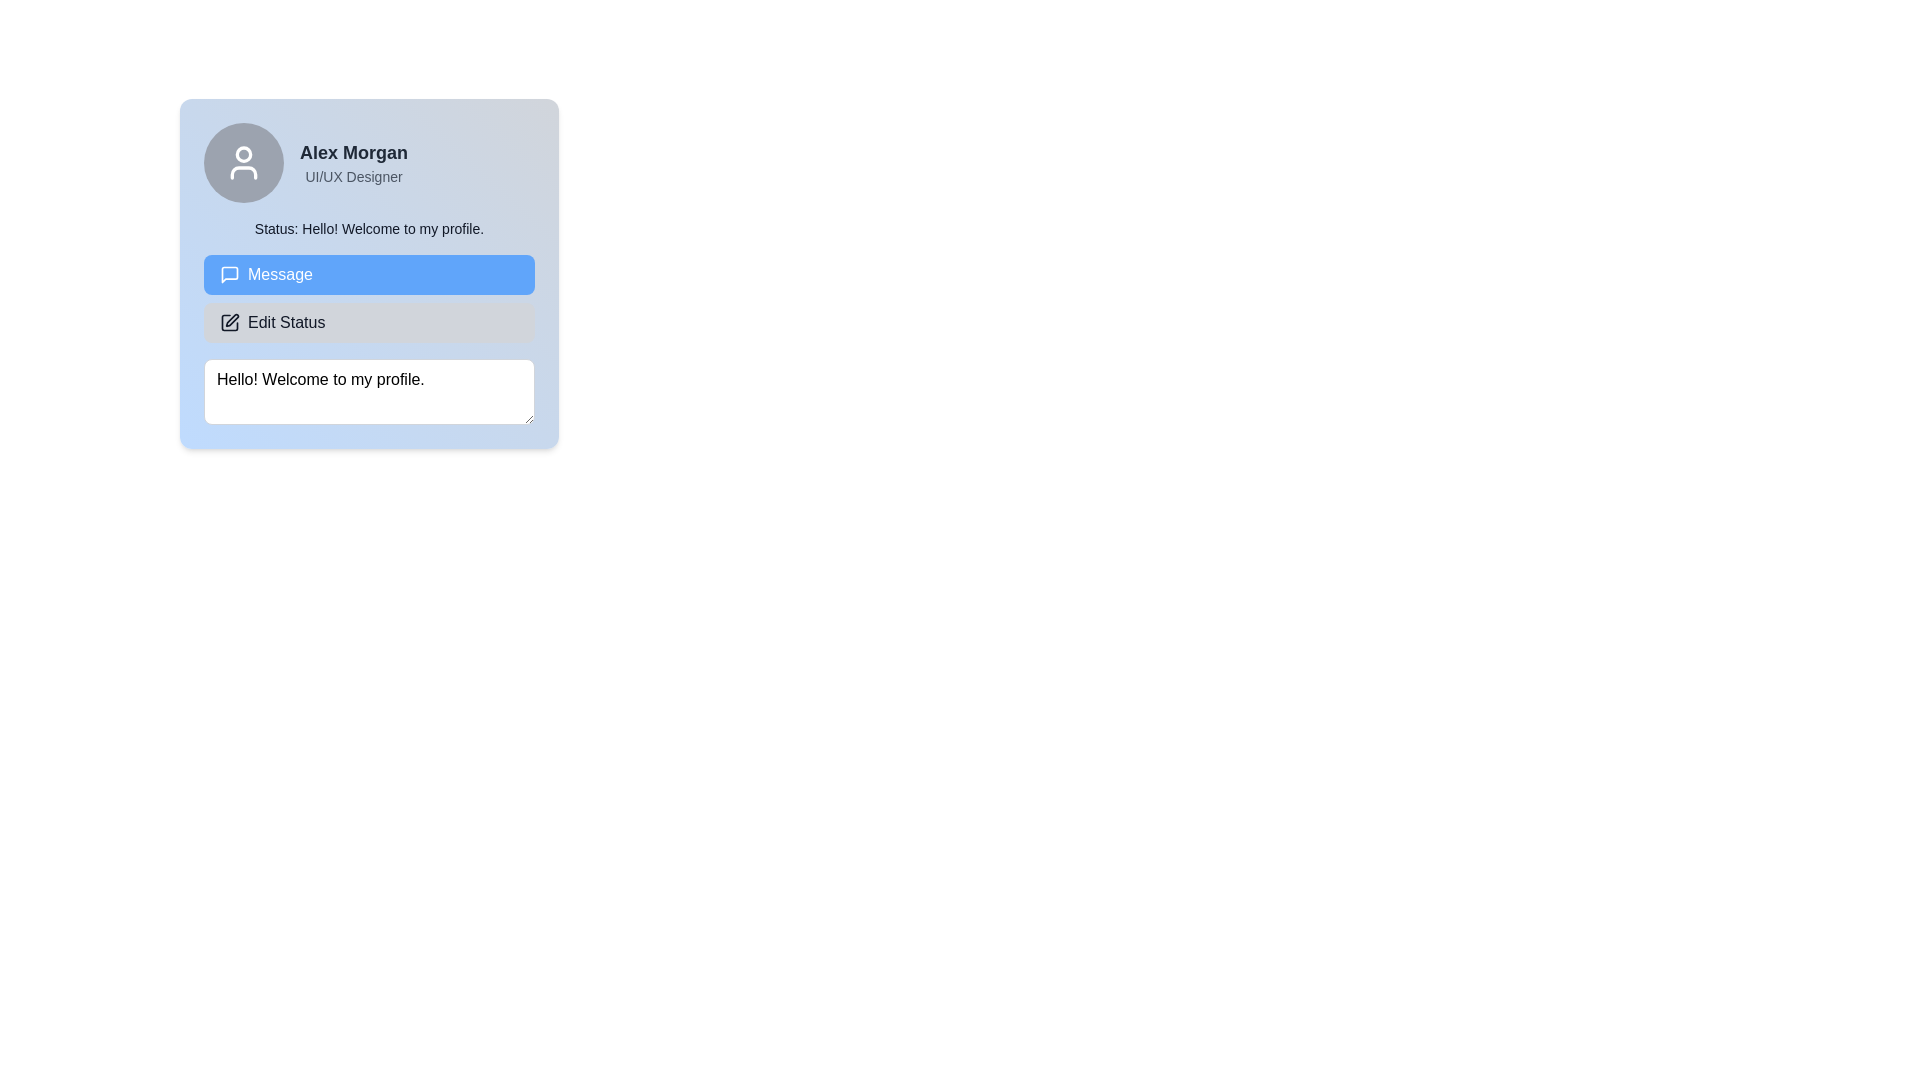 This screenshot has width=1920, height=1080. I want to click on the graphical vector icon component that completes the user profile icon, located at the lower section directly below the head icon, so click(243, 172).